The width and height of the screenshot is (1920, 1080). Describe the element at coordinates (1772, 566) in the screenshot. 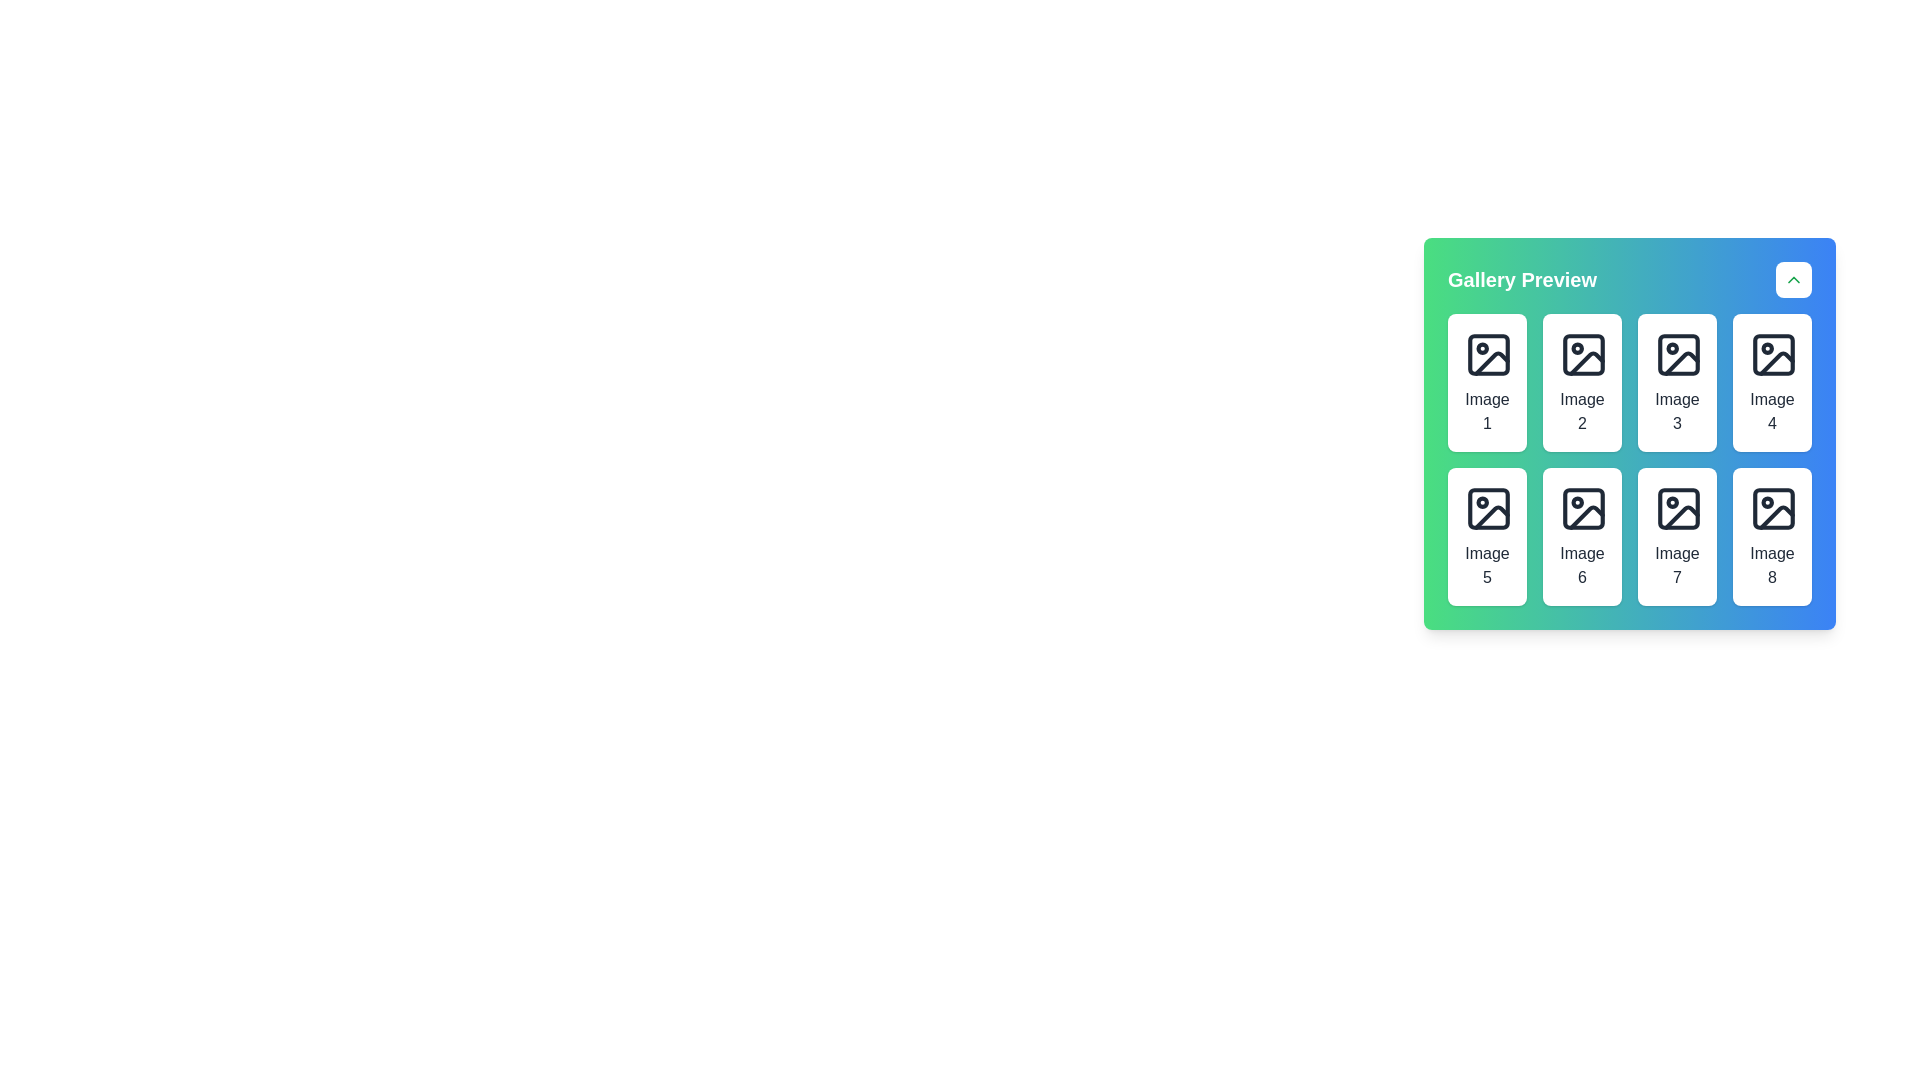

I see `the static text label located at the bottom of the image card in the grid layout, which aids in identifying the image` at that location.